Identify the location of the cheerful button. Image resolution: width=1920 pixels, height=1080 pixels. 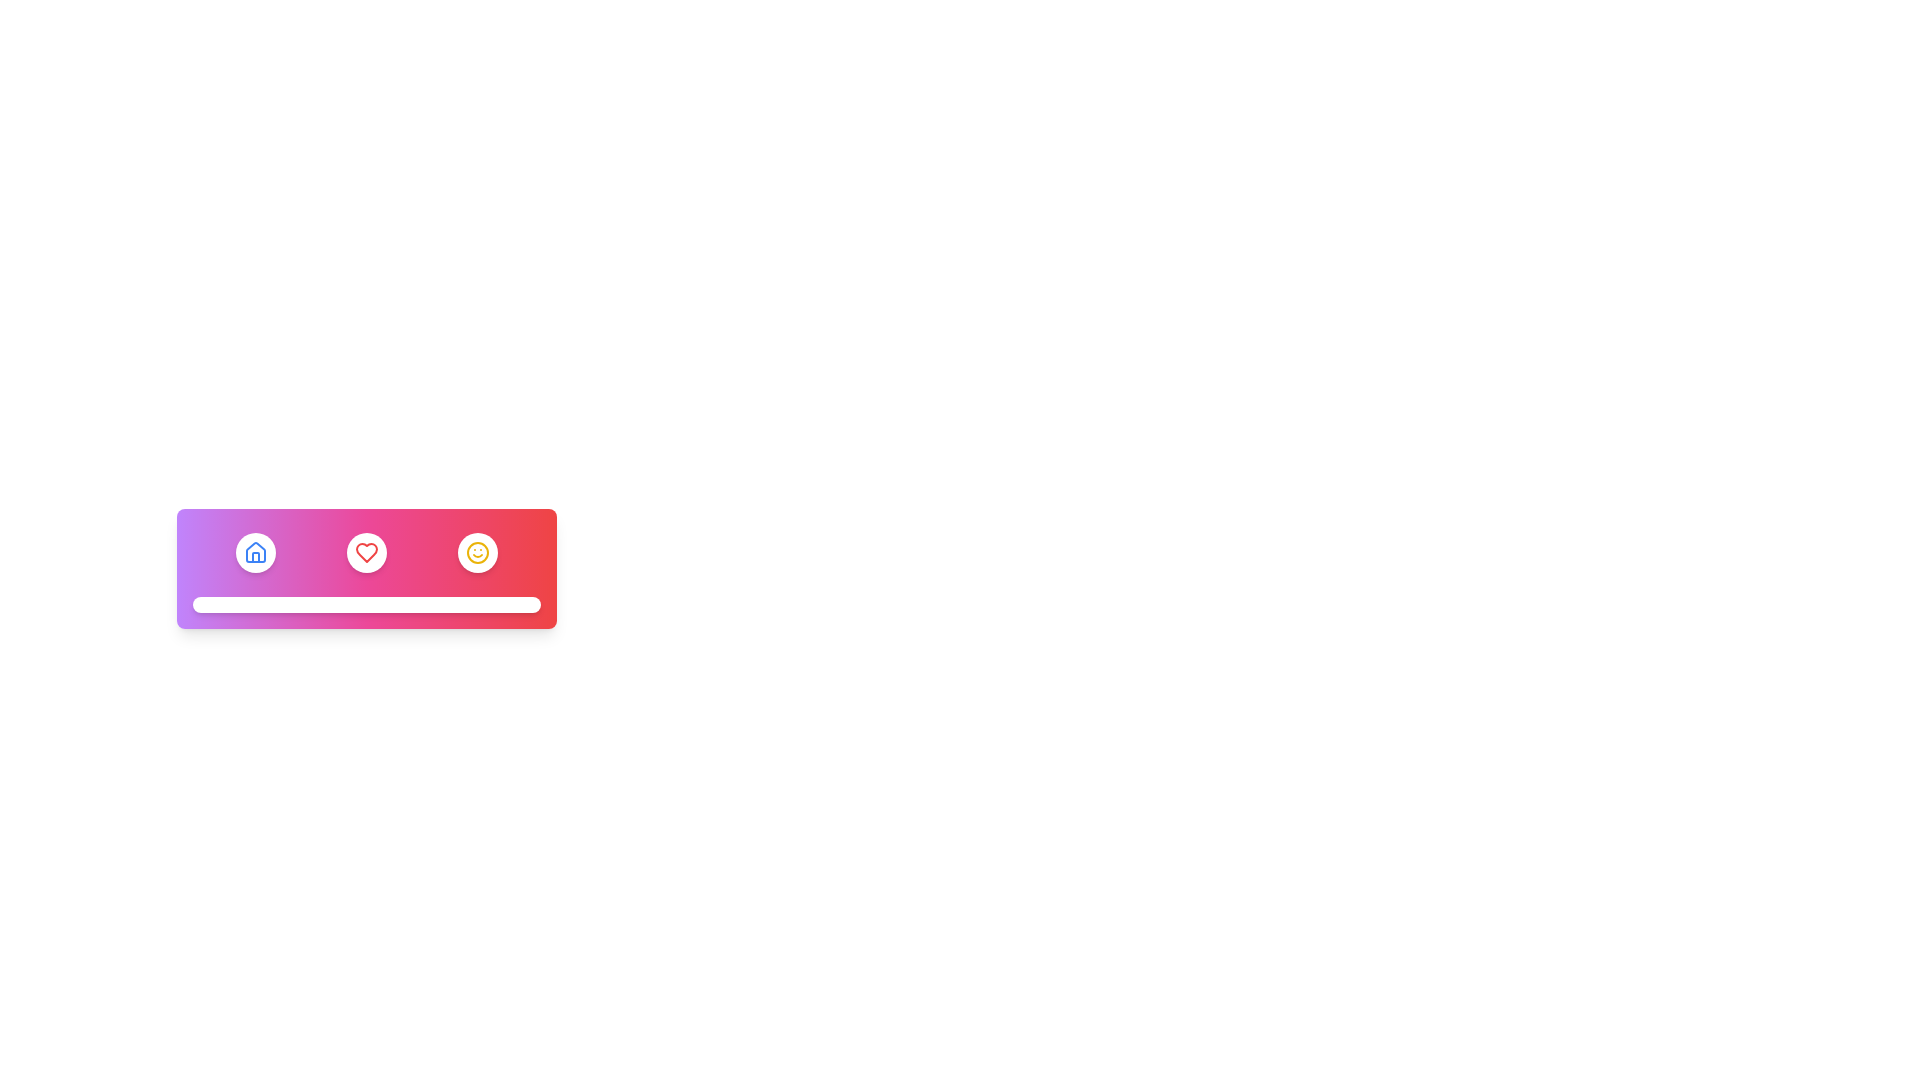
(476, 552).